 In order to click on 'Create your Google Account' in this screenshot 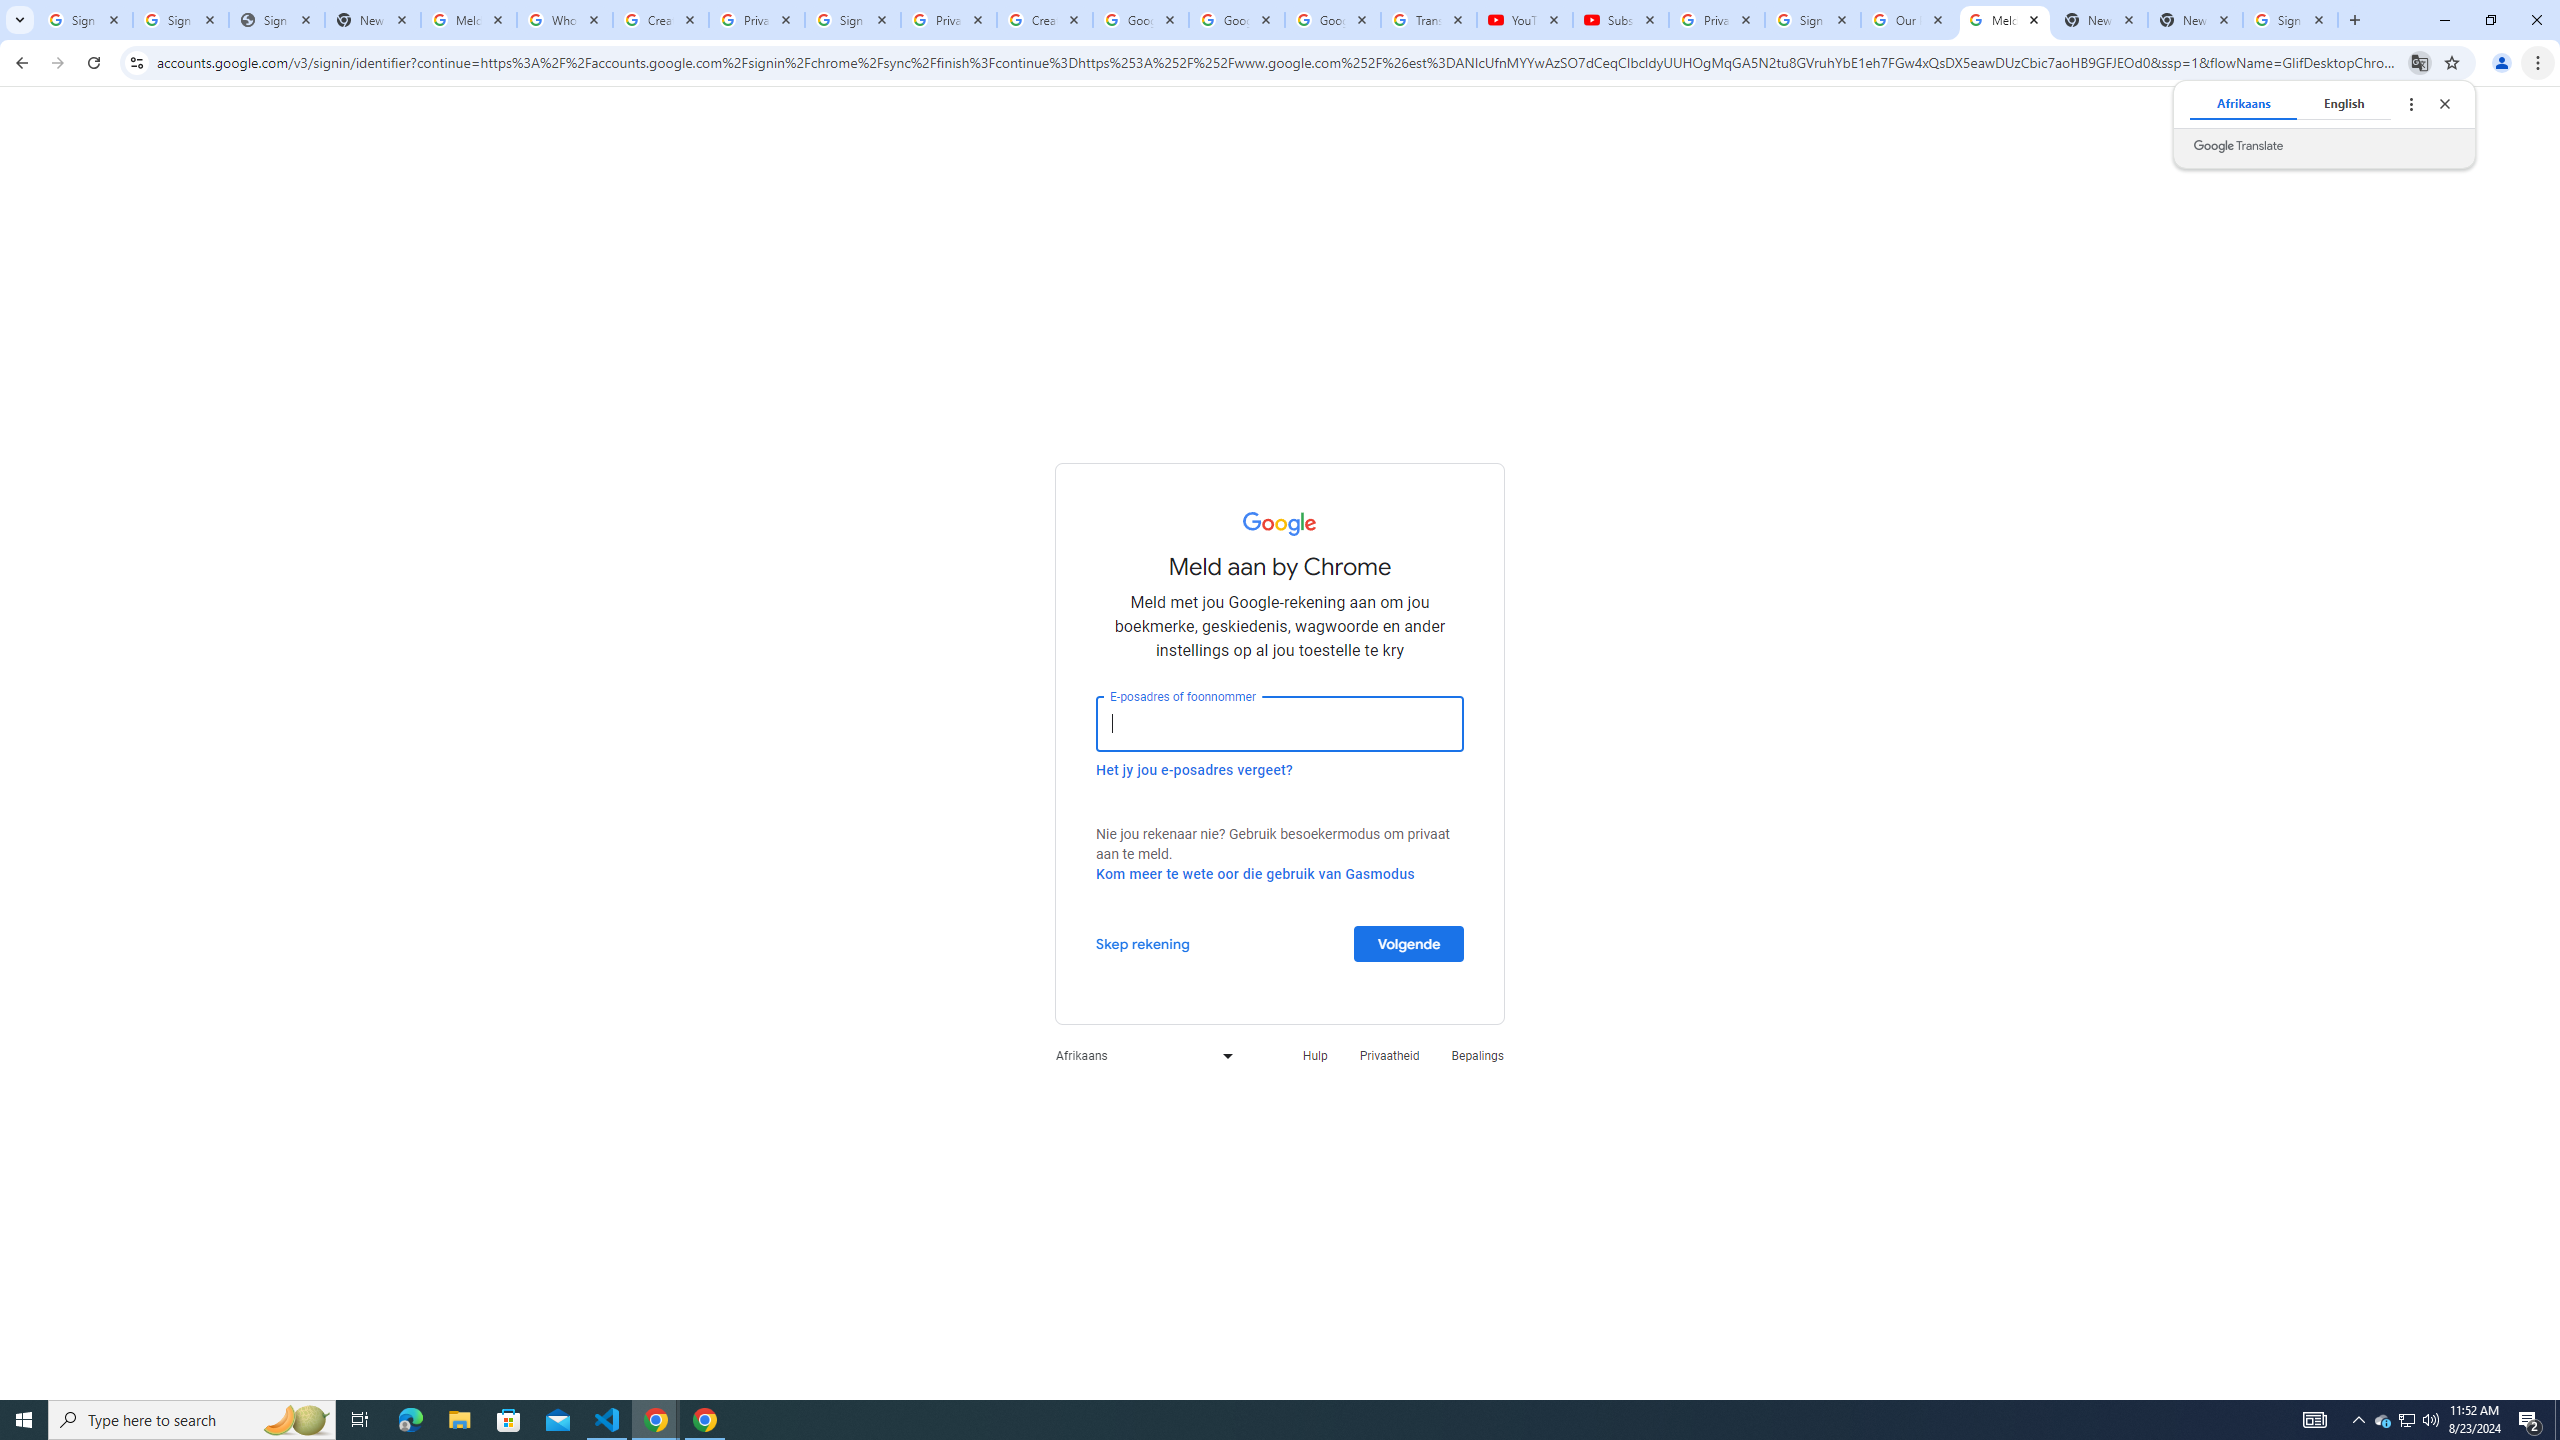, I will do `click(1043, 19)`.